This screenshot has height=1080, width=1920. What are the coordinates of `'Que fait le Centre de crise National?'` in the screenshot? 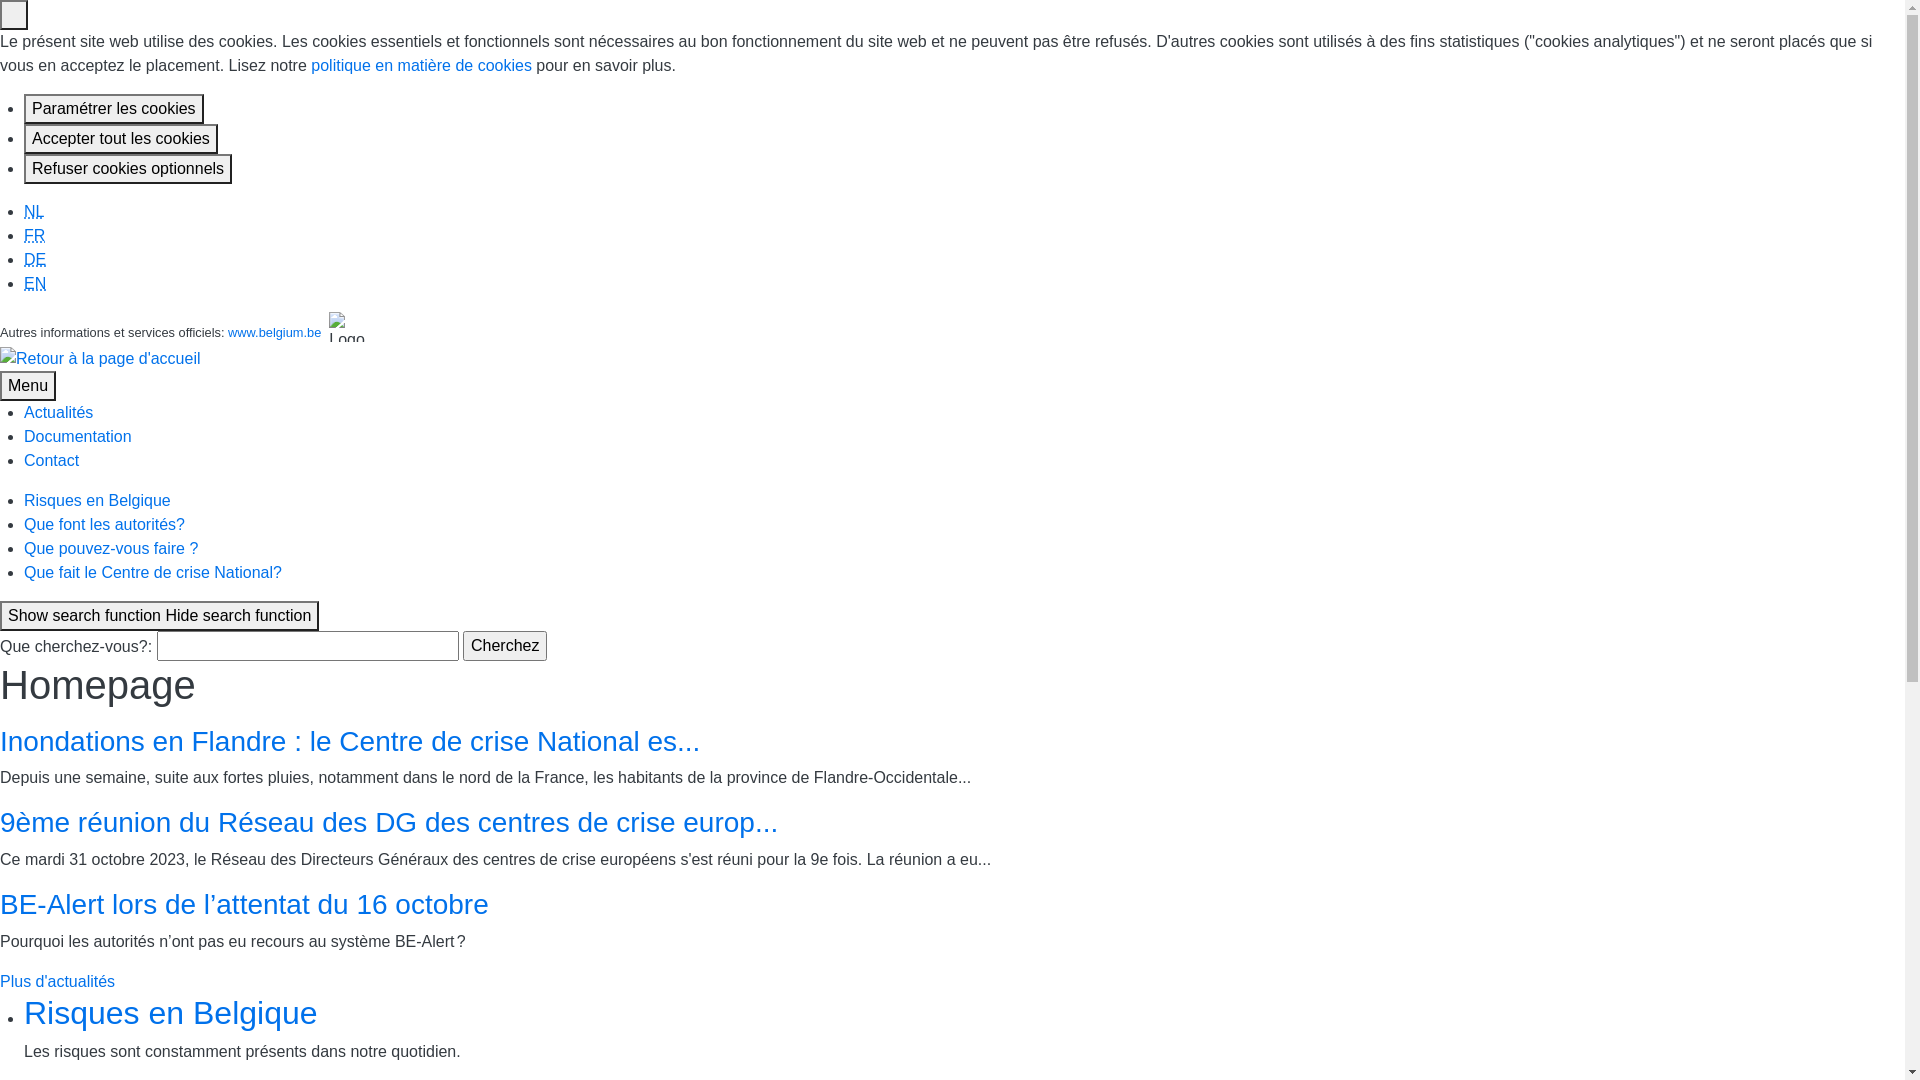 It's located at (152, 572).